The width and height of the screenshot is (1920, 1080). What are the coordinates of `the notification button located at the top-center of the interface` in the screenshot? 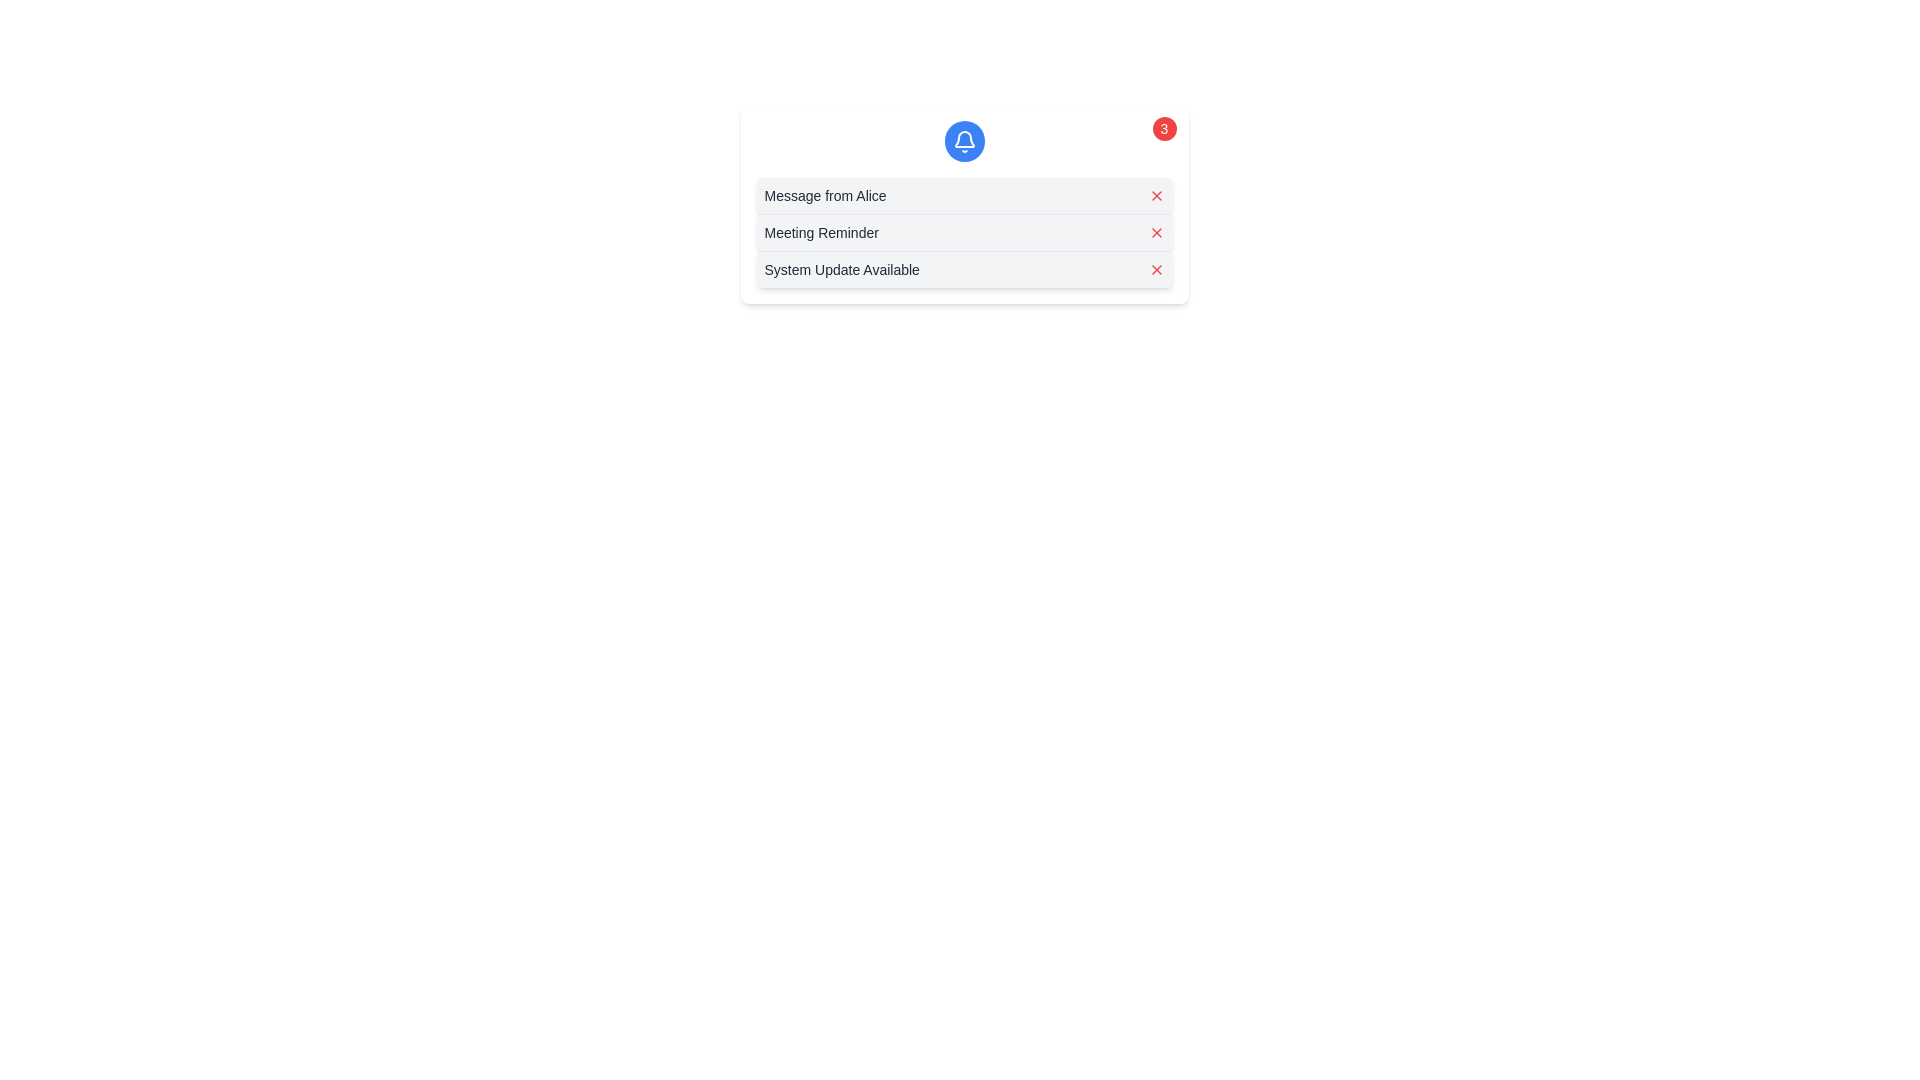 It's located at (964, 140).